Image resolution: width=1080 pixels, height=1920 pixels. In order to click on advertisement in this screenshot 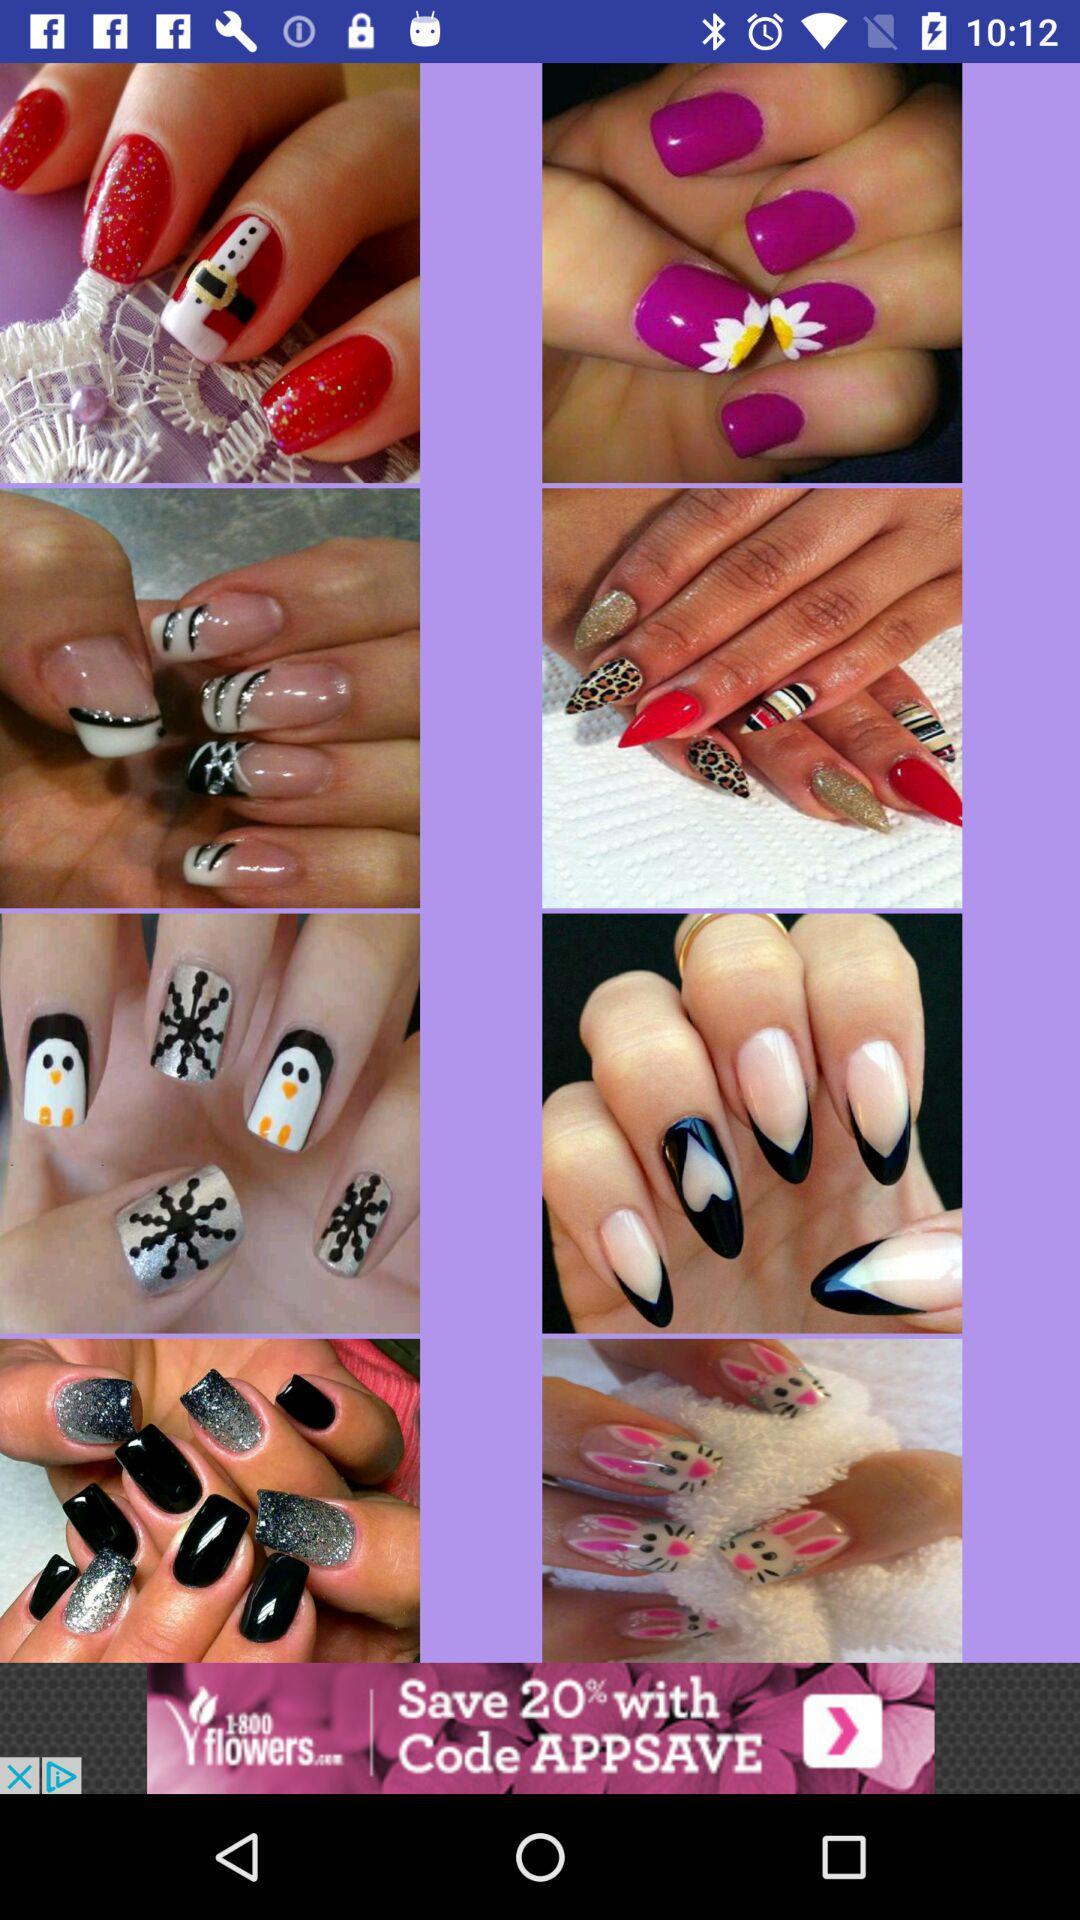, I will do `click(540, 1727)`.